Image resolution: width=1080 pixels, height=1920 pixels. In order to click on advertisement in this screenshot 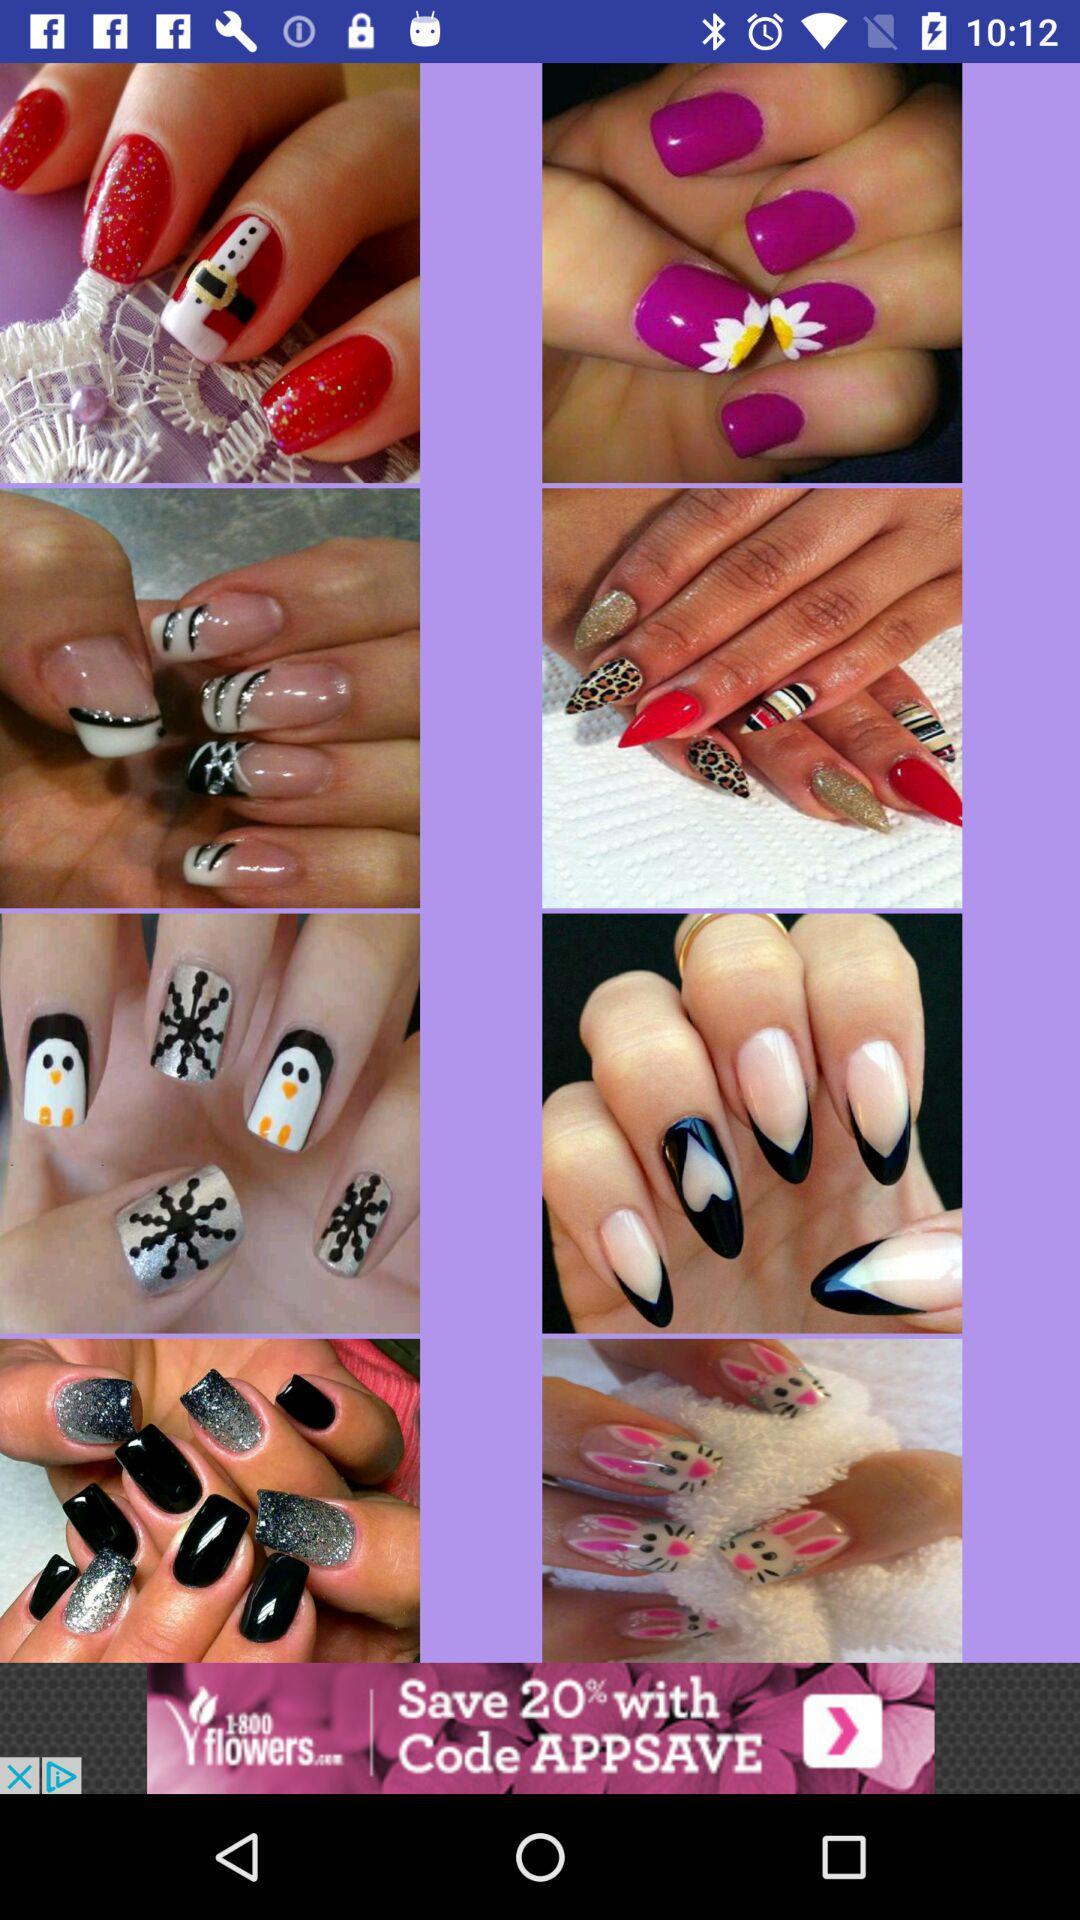, I will do `click(540, 1727)`.